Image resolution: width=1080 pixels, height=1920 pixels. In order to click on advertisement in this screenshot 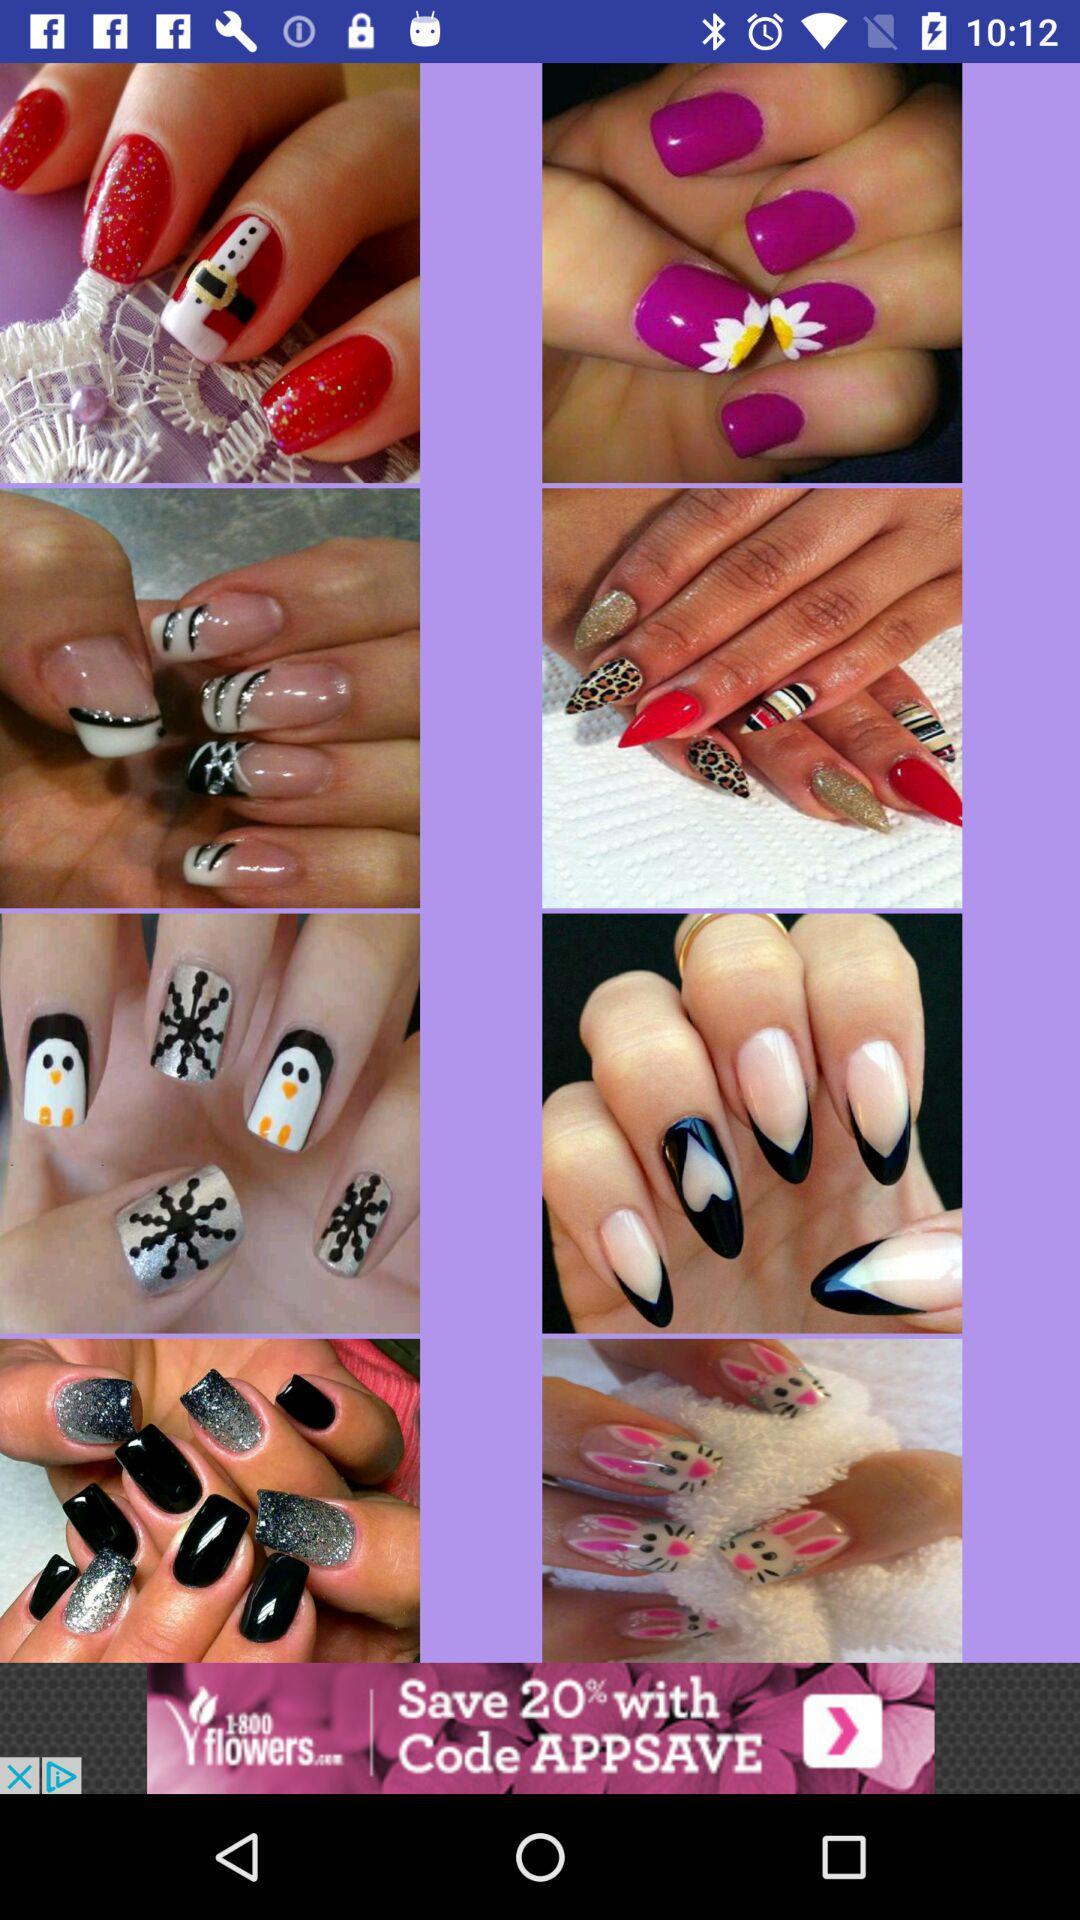, I will do `click(540, 1727)`.